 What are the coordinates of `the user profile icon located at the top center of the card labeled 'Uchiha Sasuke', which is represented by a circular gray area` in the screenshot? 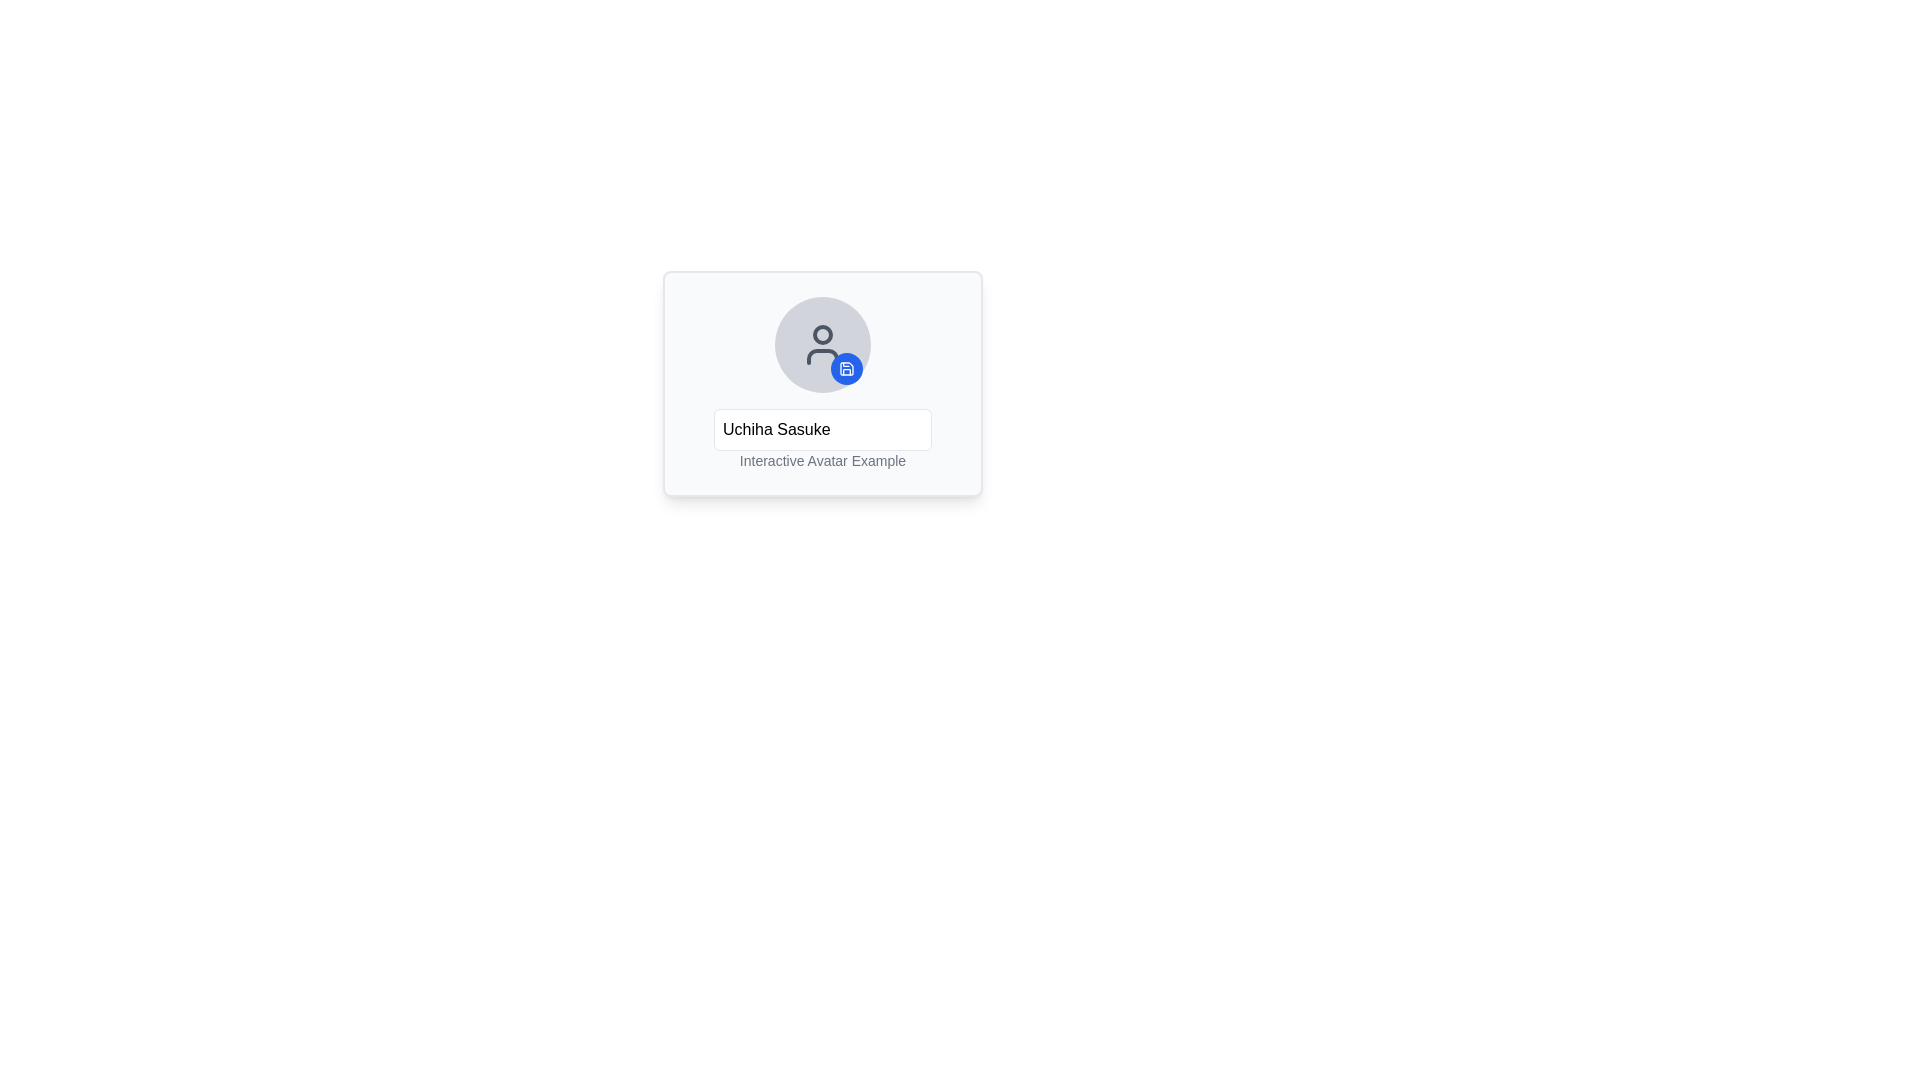 It's located at (822, 343).